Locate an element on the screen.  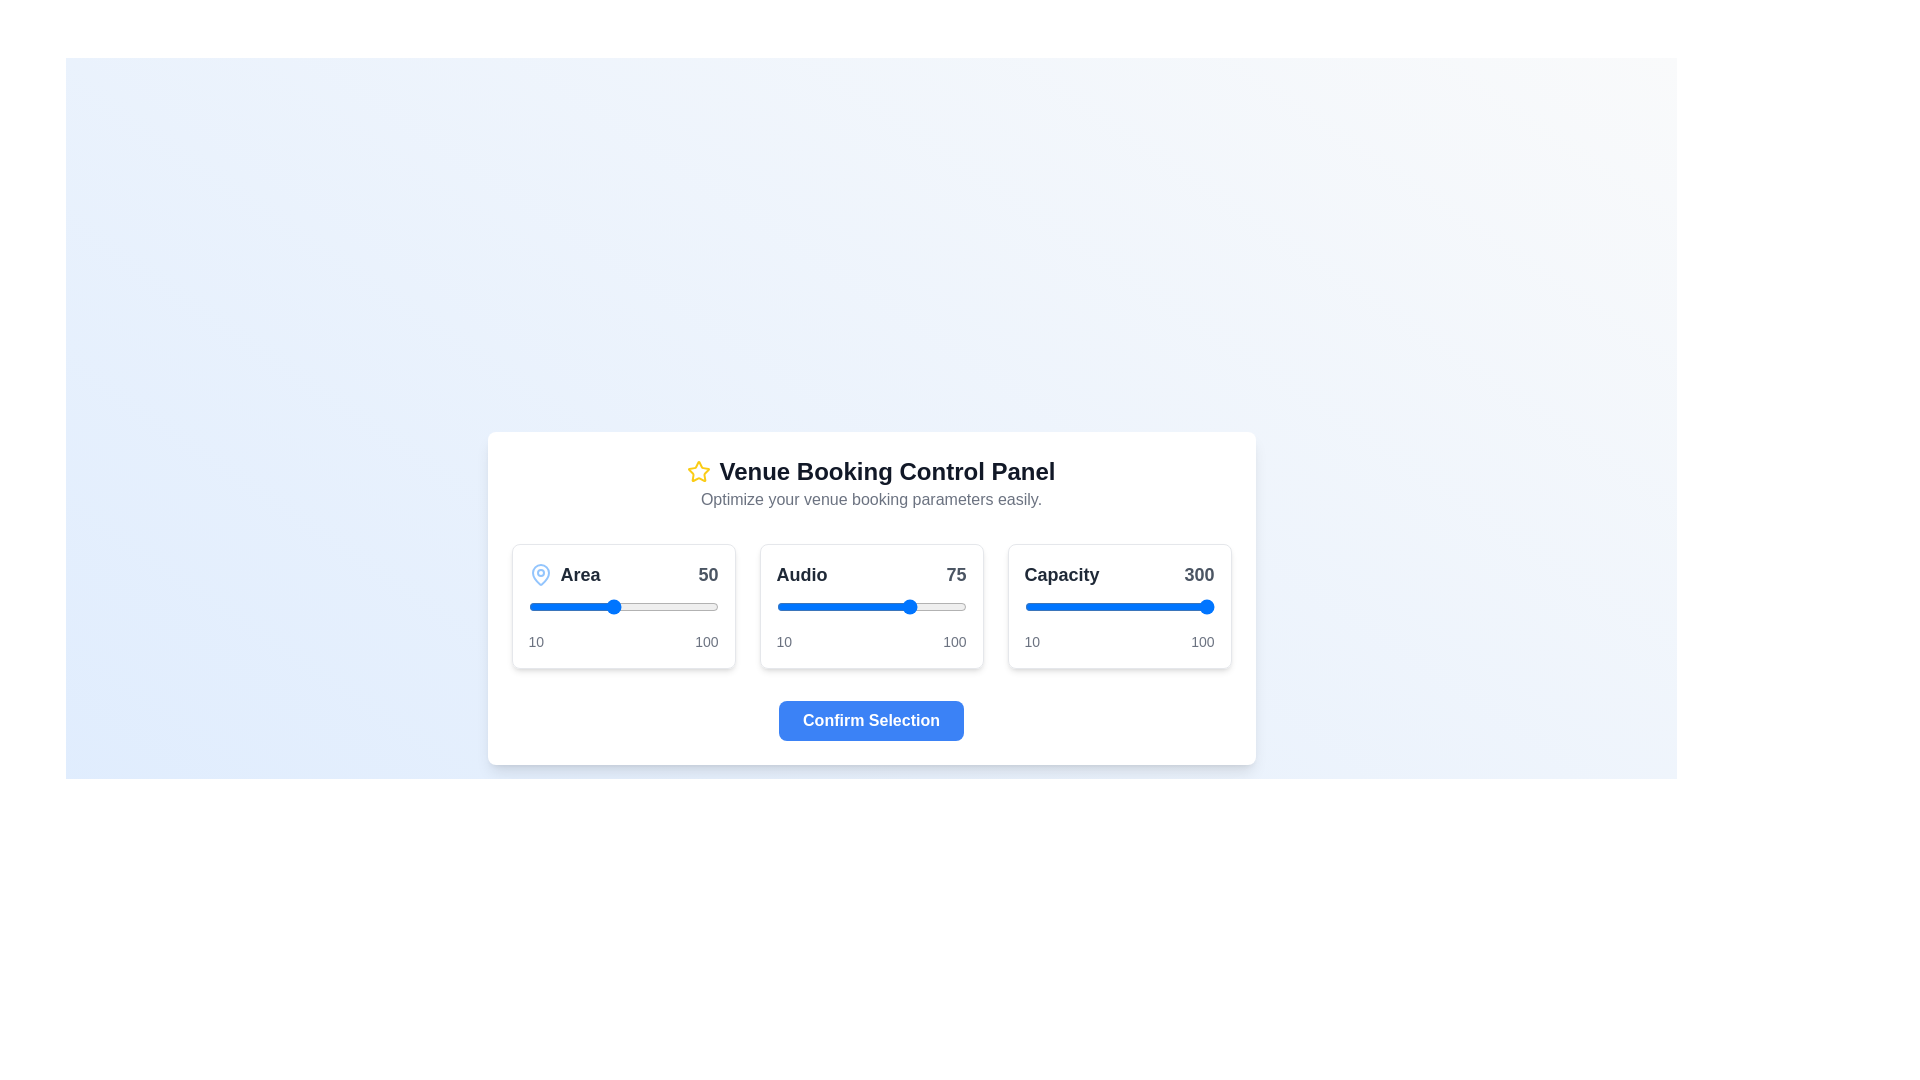
capacity is located at coordinates (1063, 605).